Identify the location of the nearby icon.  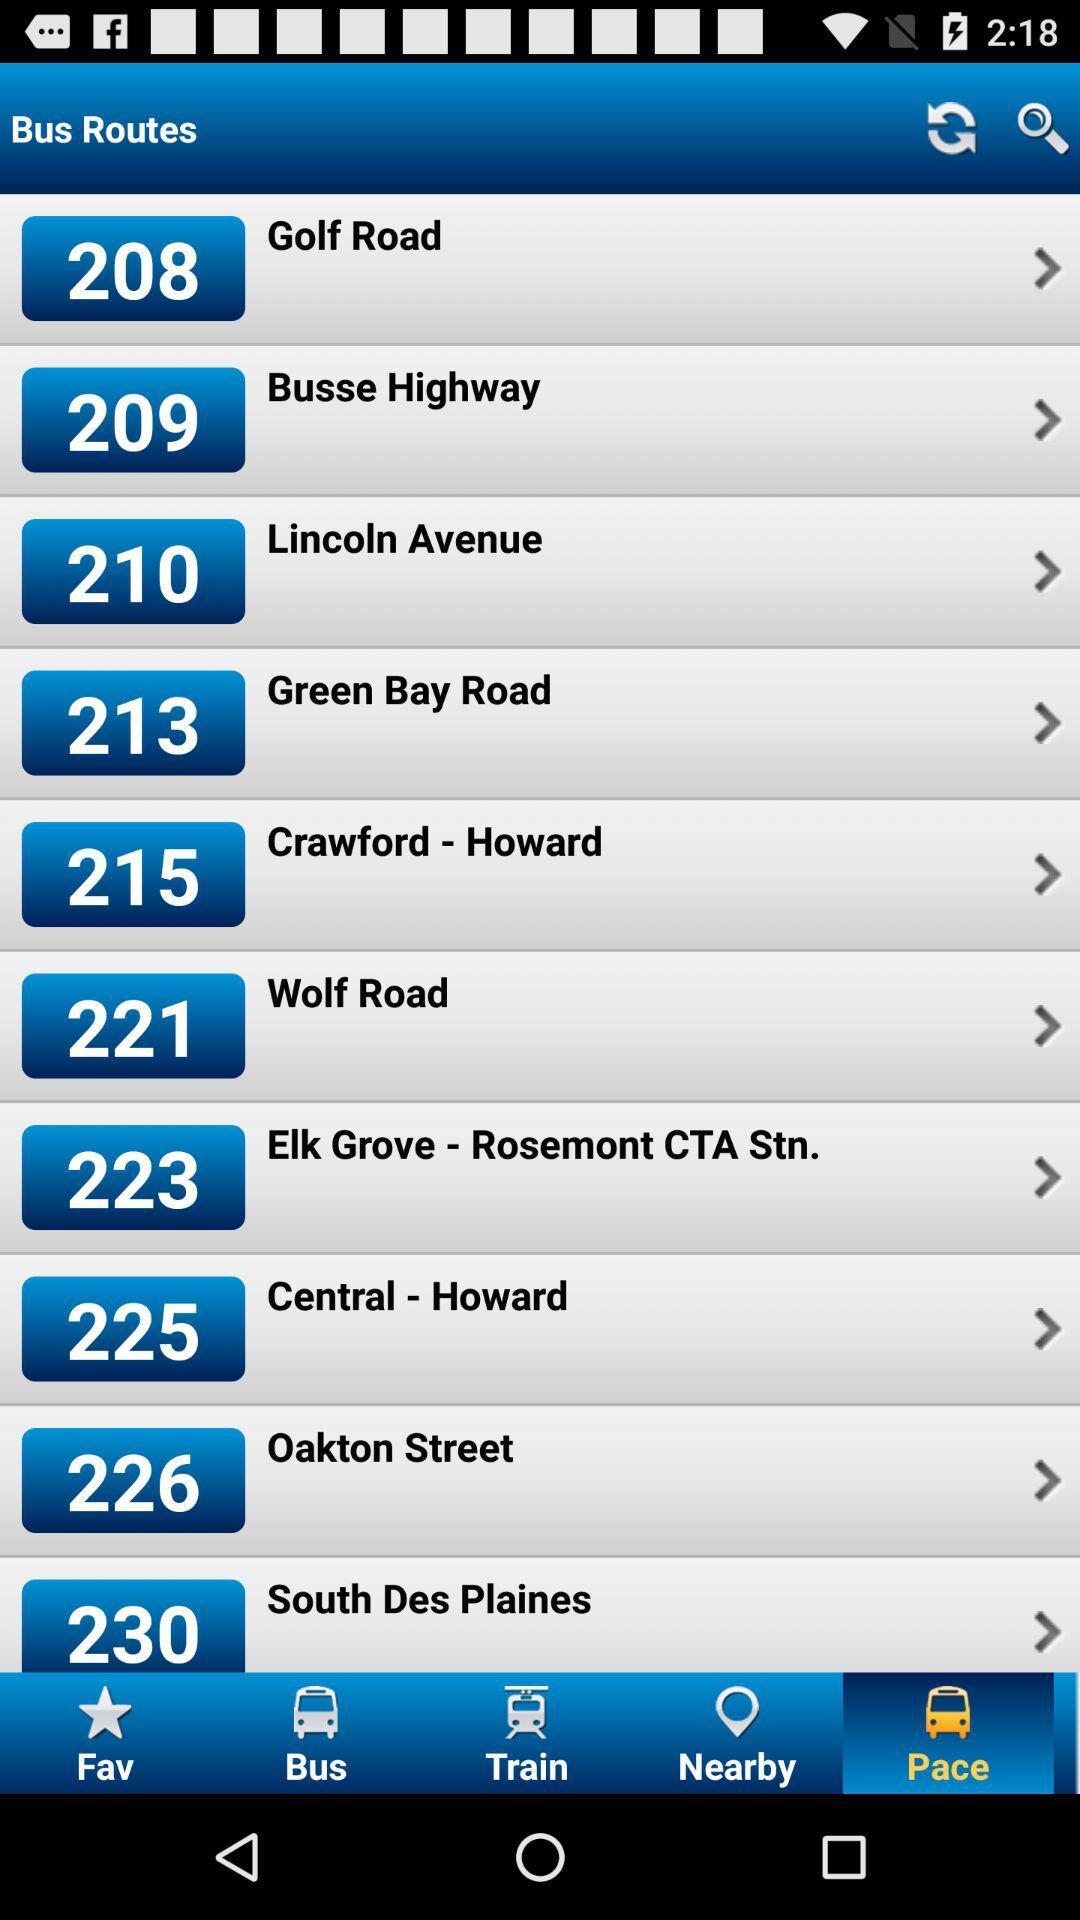
(737, 1732).